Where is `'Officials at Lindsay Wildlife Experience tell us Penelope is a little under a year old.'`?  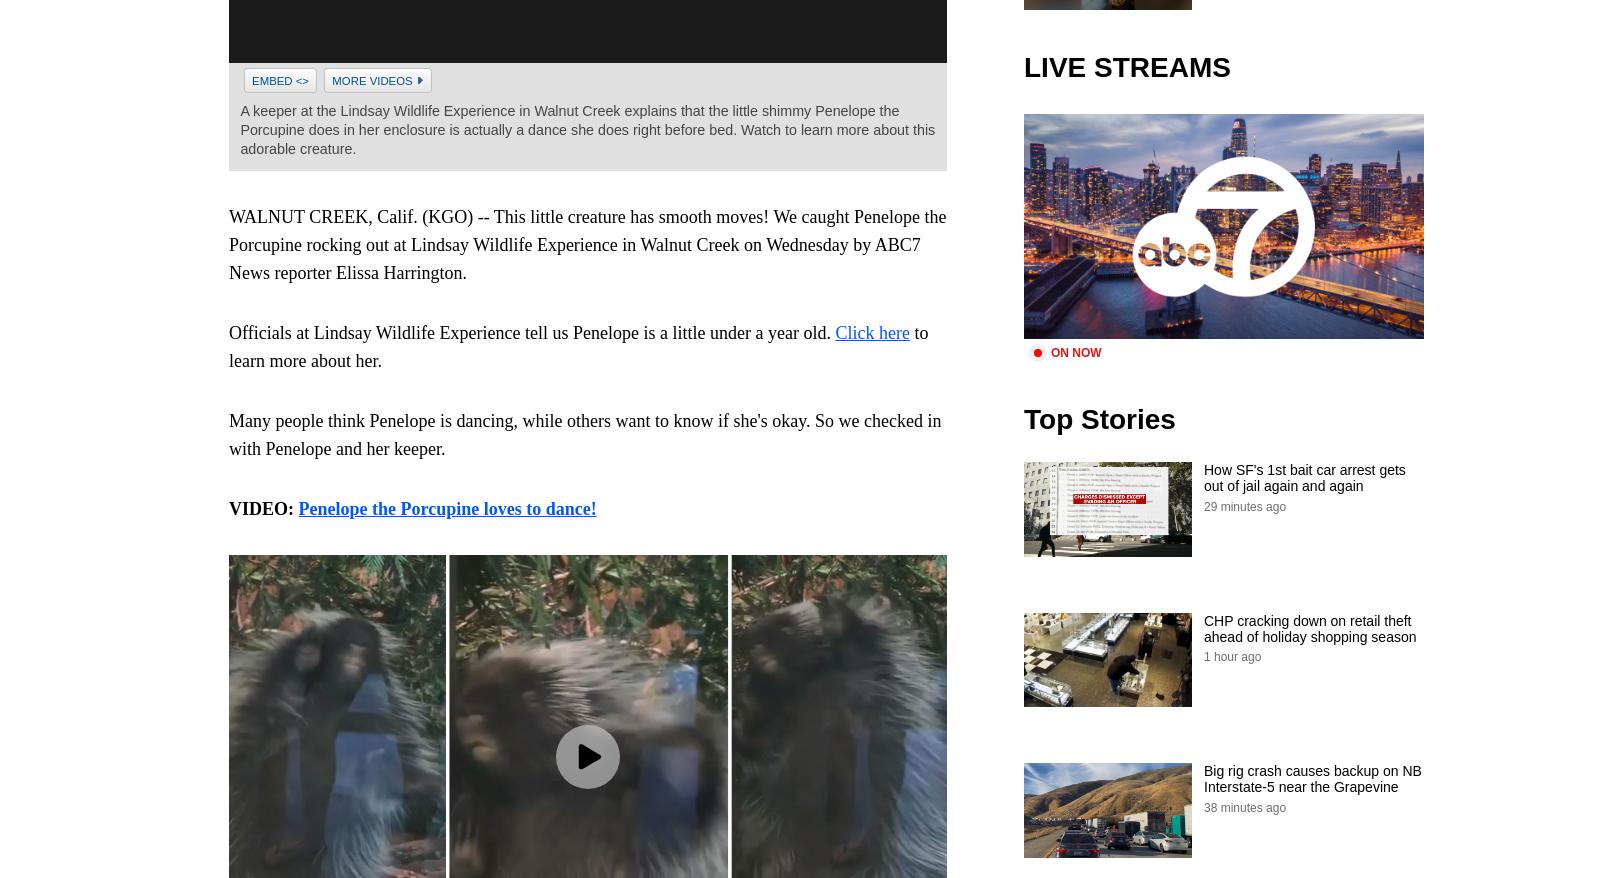
'Officials at Lindsay Wildlife Experience tell us Penelope is a little under a year old.' is located at coordinates (531, 333).